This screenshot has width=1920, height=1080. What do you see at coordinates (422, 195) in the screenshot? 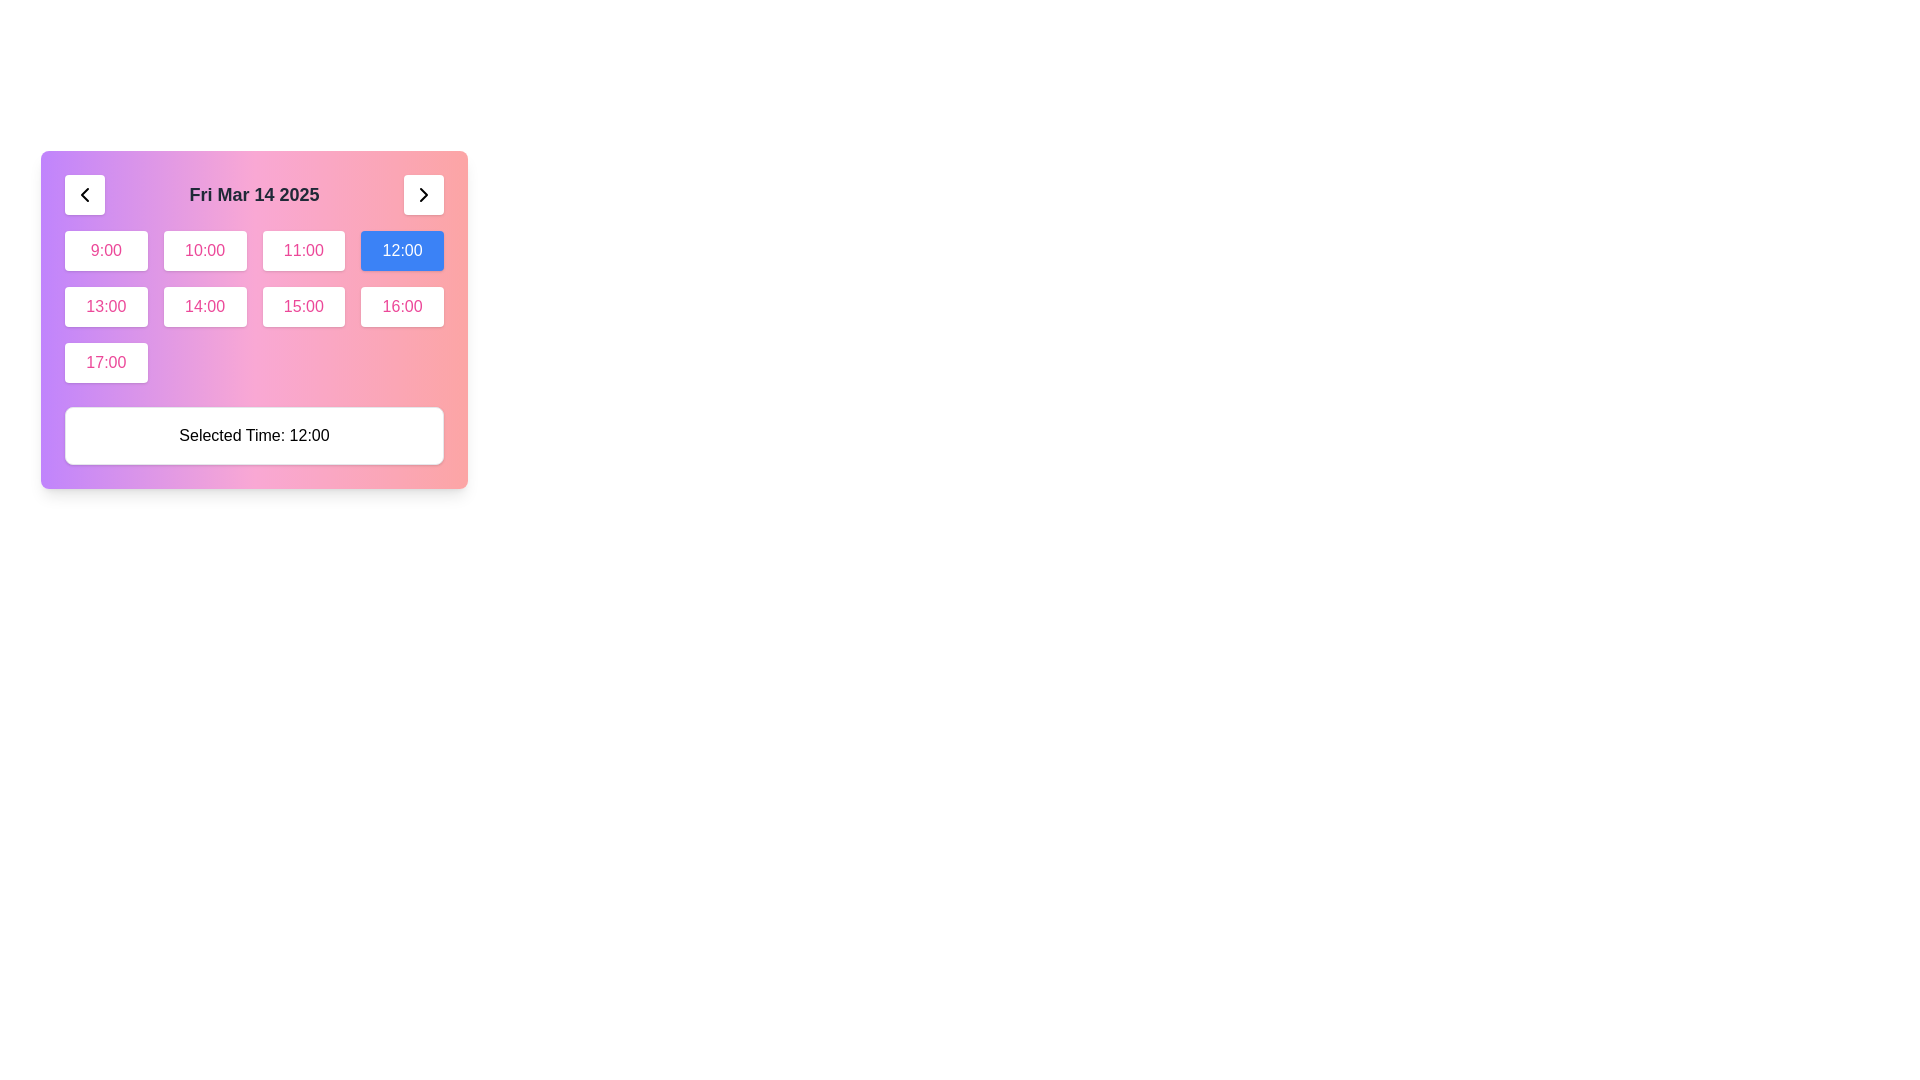
I see `the right-facing chevron arrow icon button, which is located at the top-right corner of the calendar interface` at bounding box center [422, 195].